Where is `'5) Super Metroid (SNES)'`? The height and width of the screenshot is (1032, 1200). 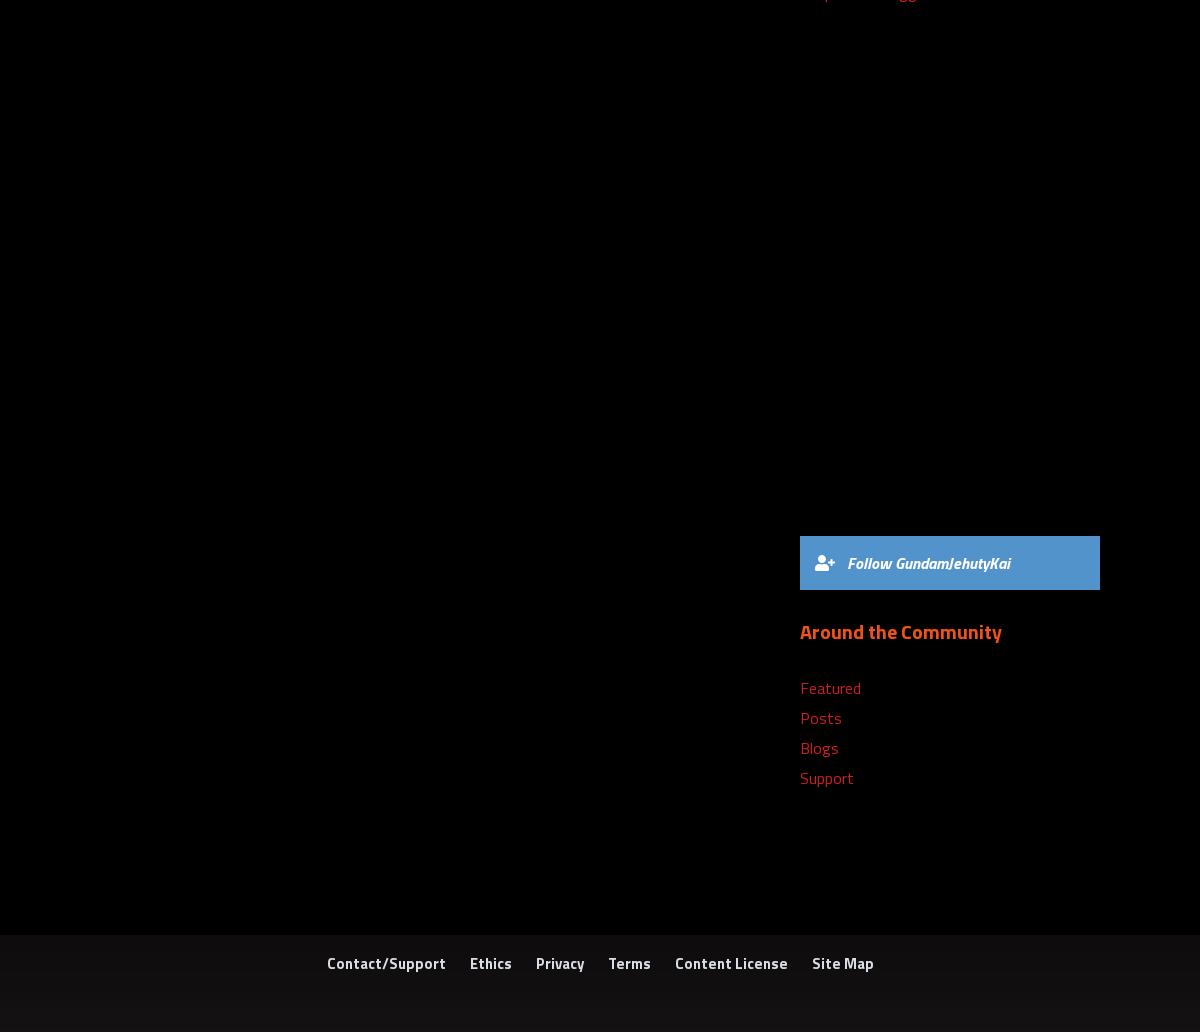 '5) Super Metroid (SNES)' is located at coordinates (890, 233).